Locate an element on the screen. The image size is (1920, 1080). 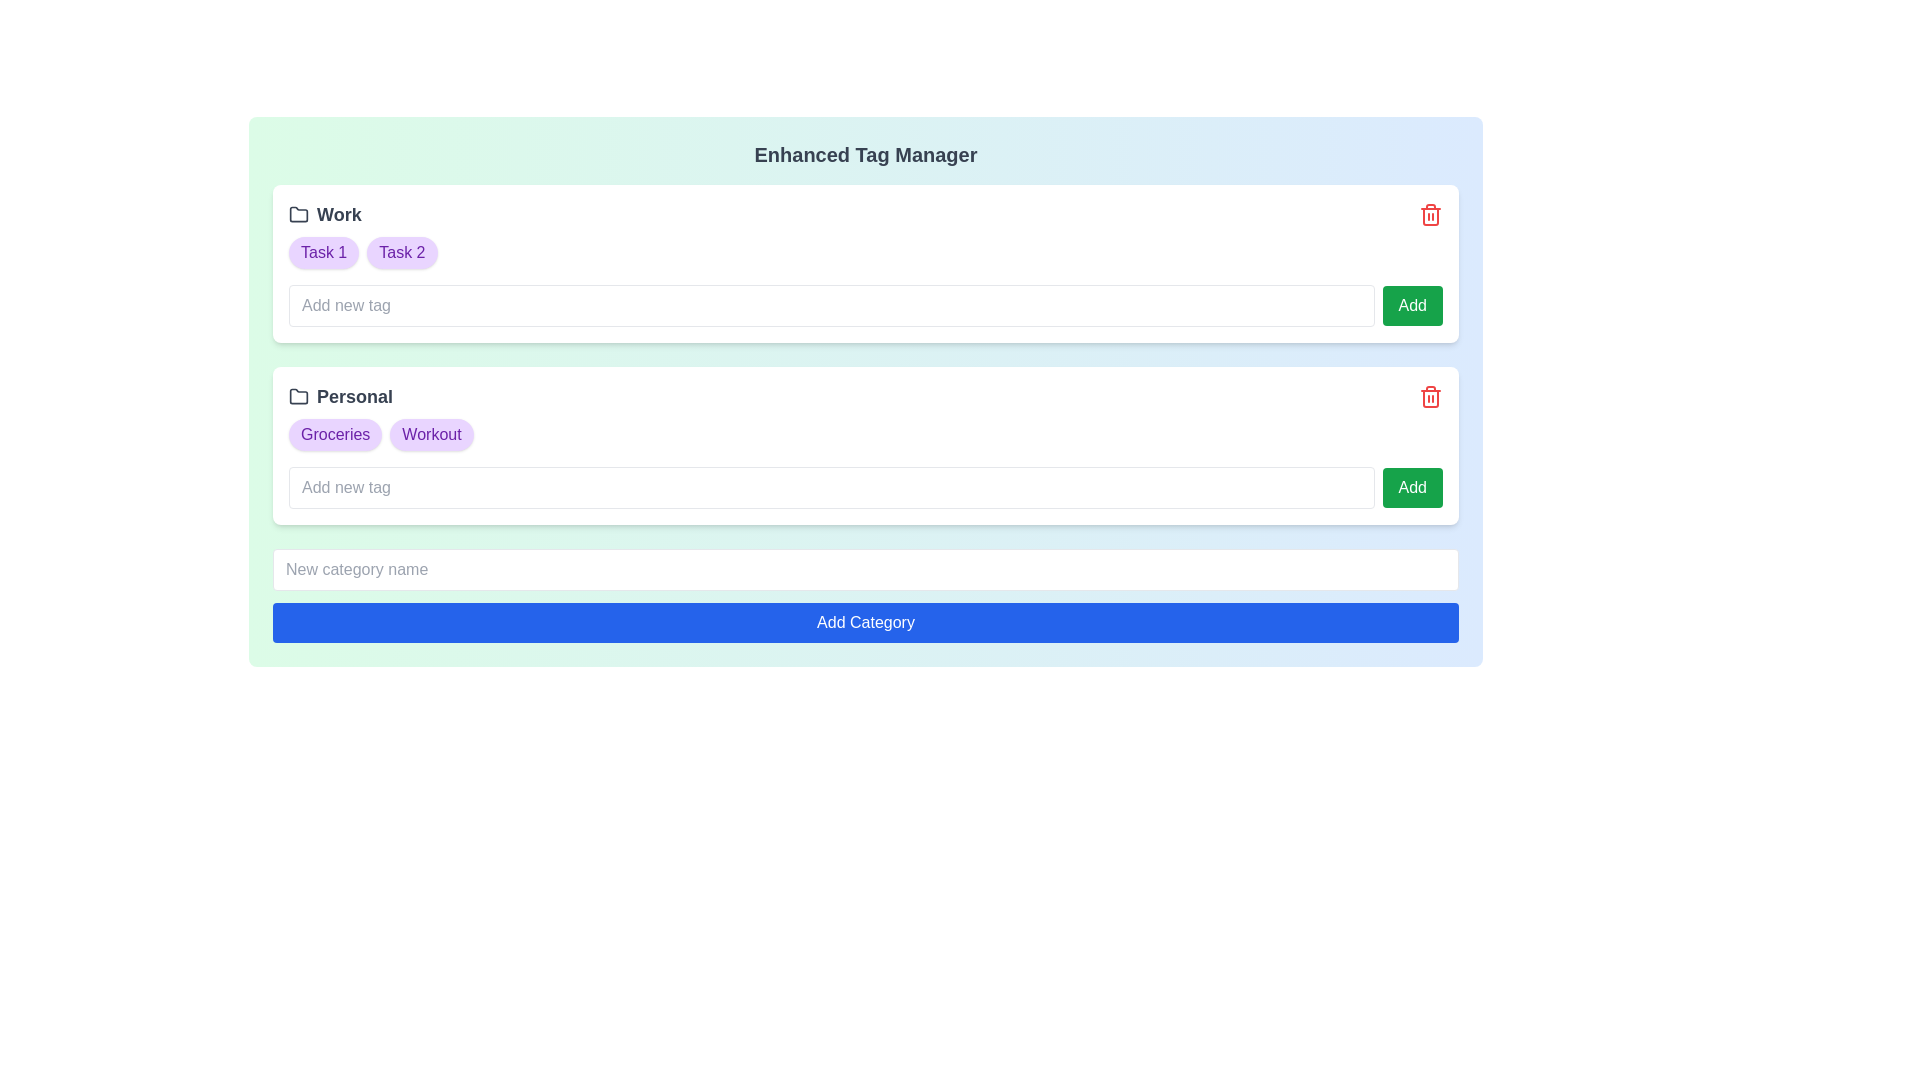
the red trash can icon located to the upper right of the 'Work' category is located at coordinates (1429, 215).